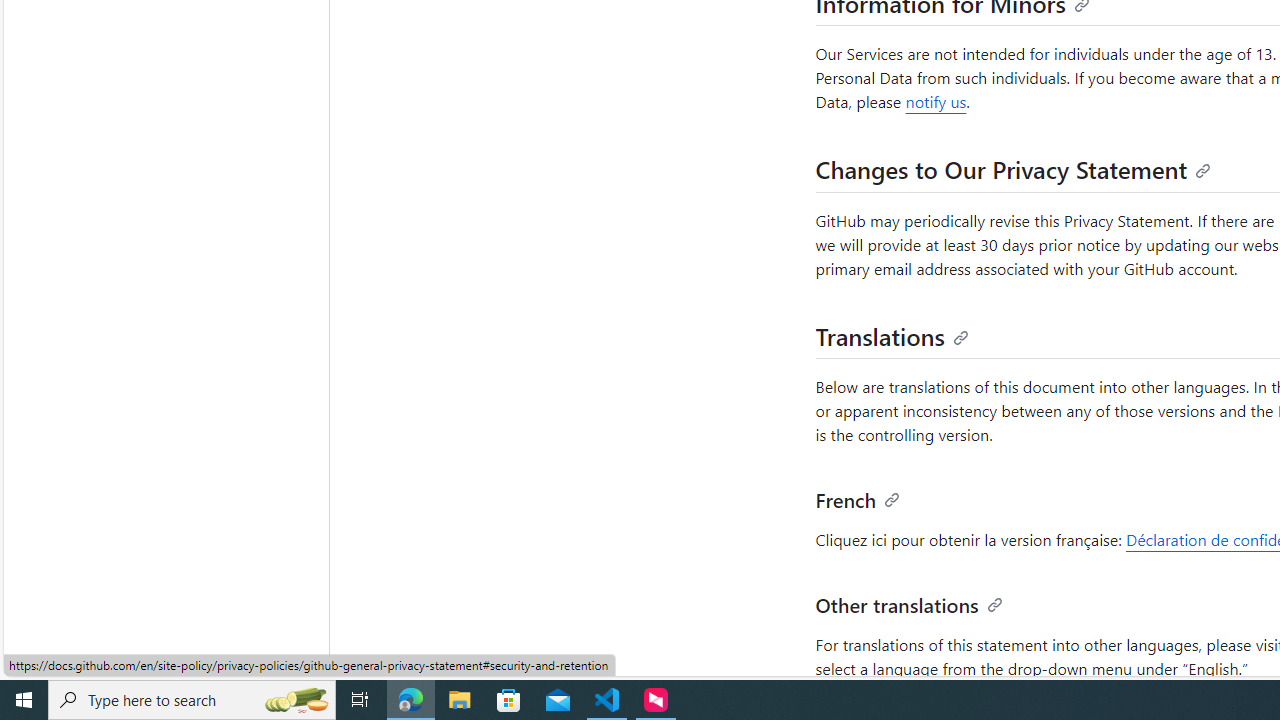 Image resolution: width=1280 pixels, height=720 pixels. What do you see at coordinates (934, 101) in the screenshot?
I see `'notify us'` at bounding box center [934, 101].